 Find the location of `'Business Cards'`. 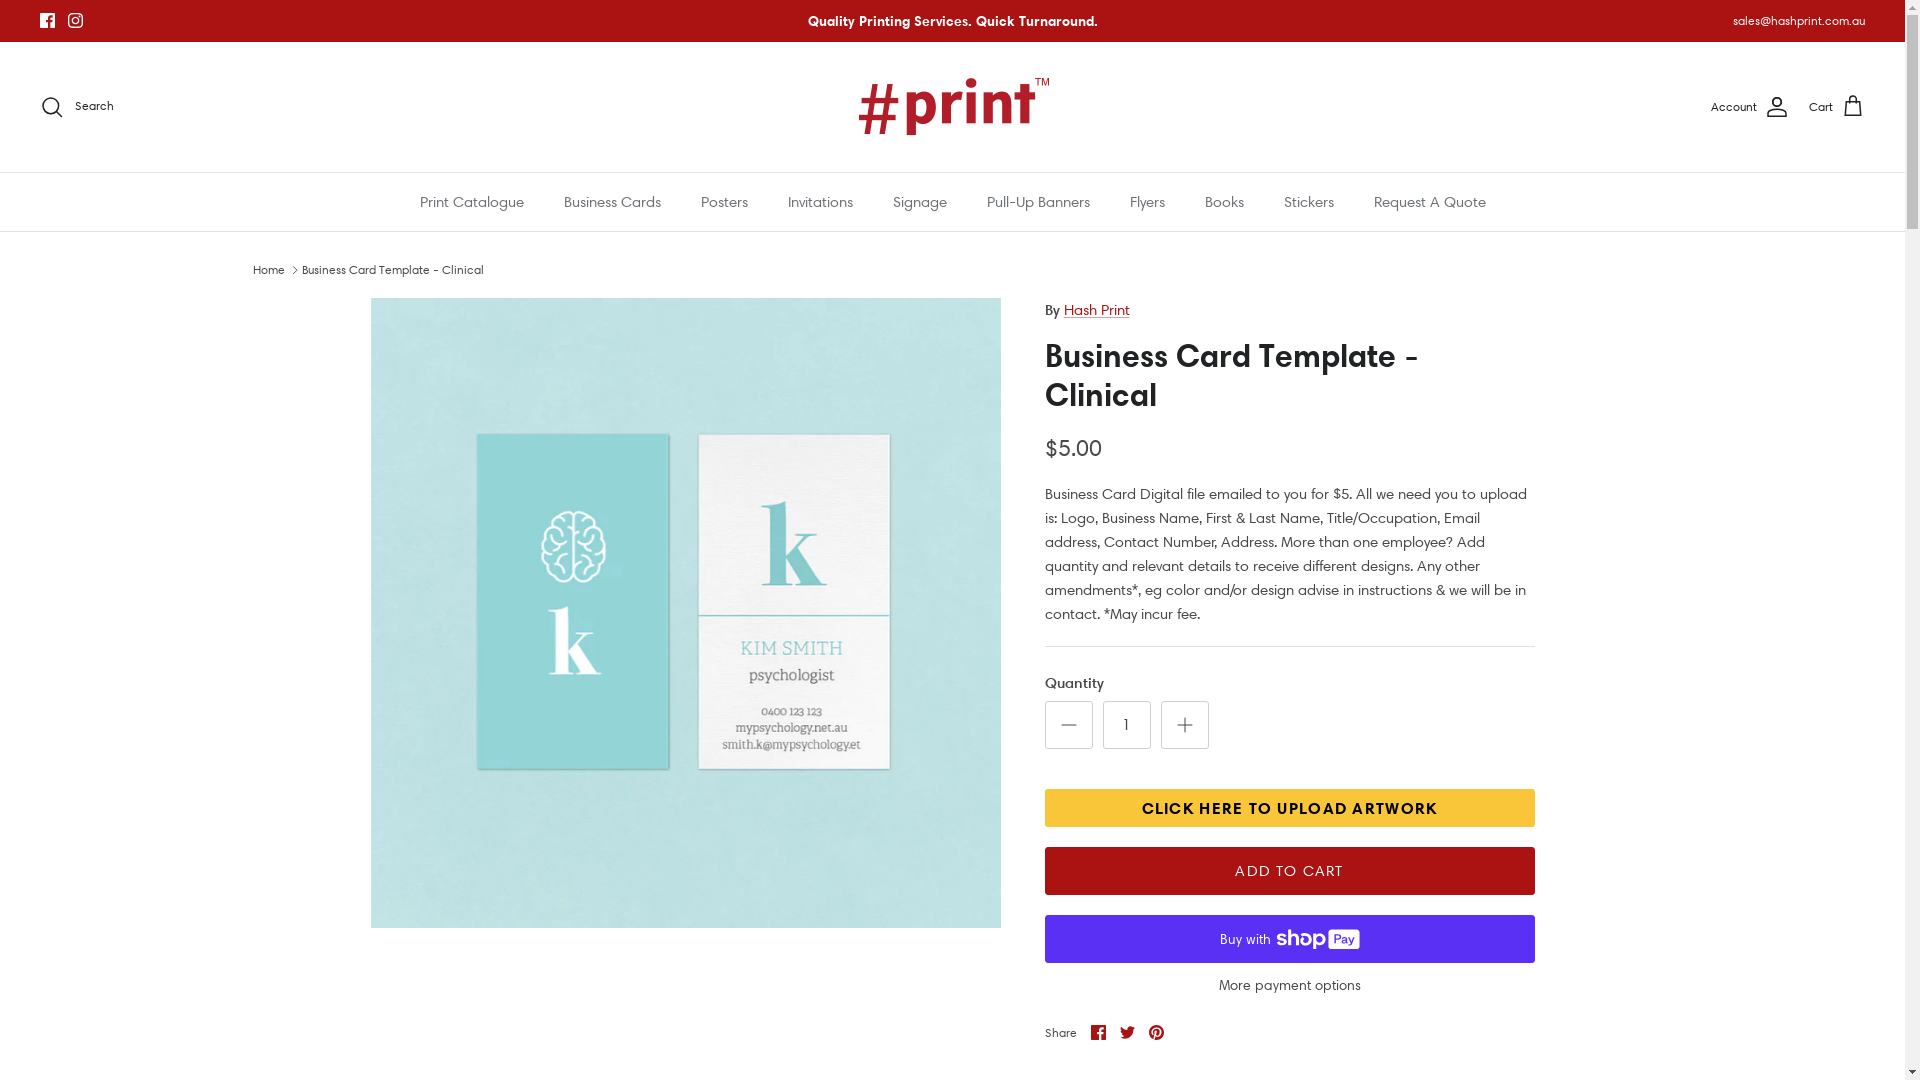

'Business Cards' is located at coordinates (611, 202).